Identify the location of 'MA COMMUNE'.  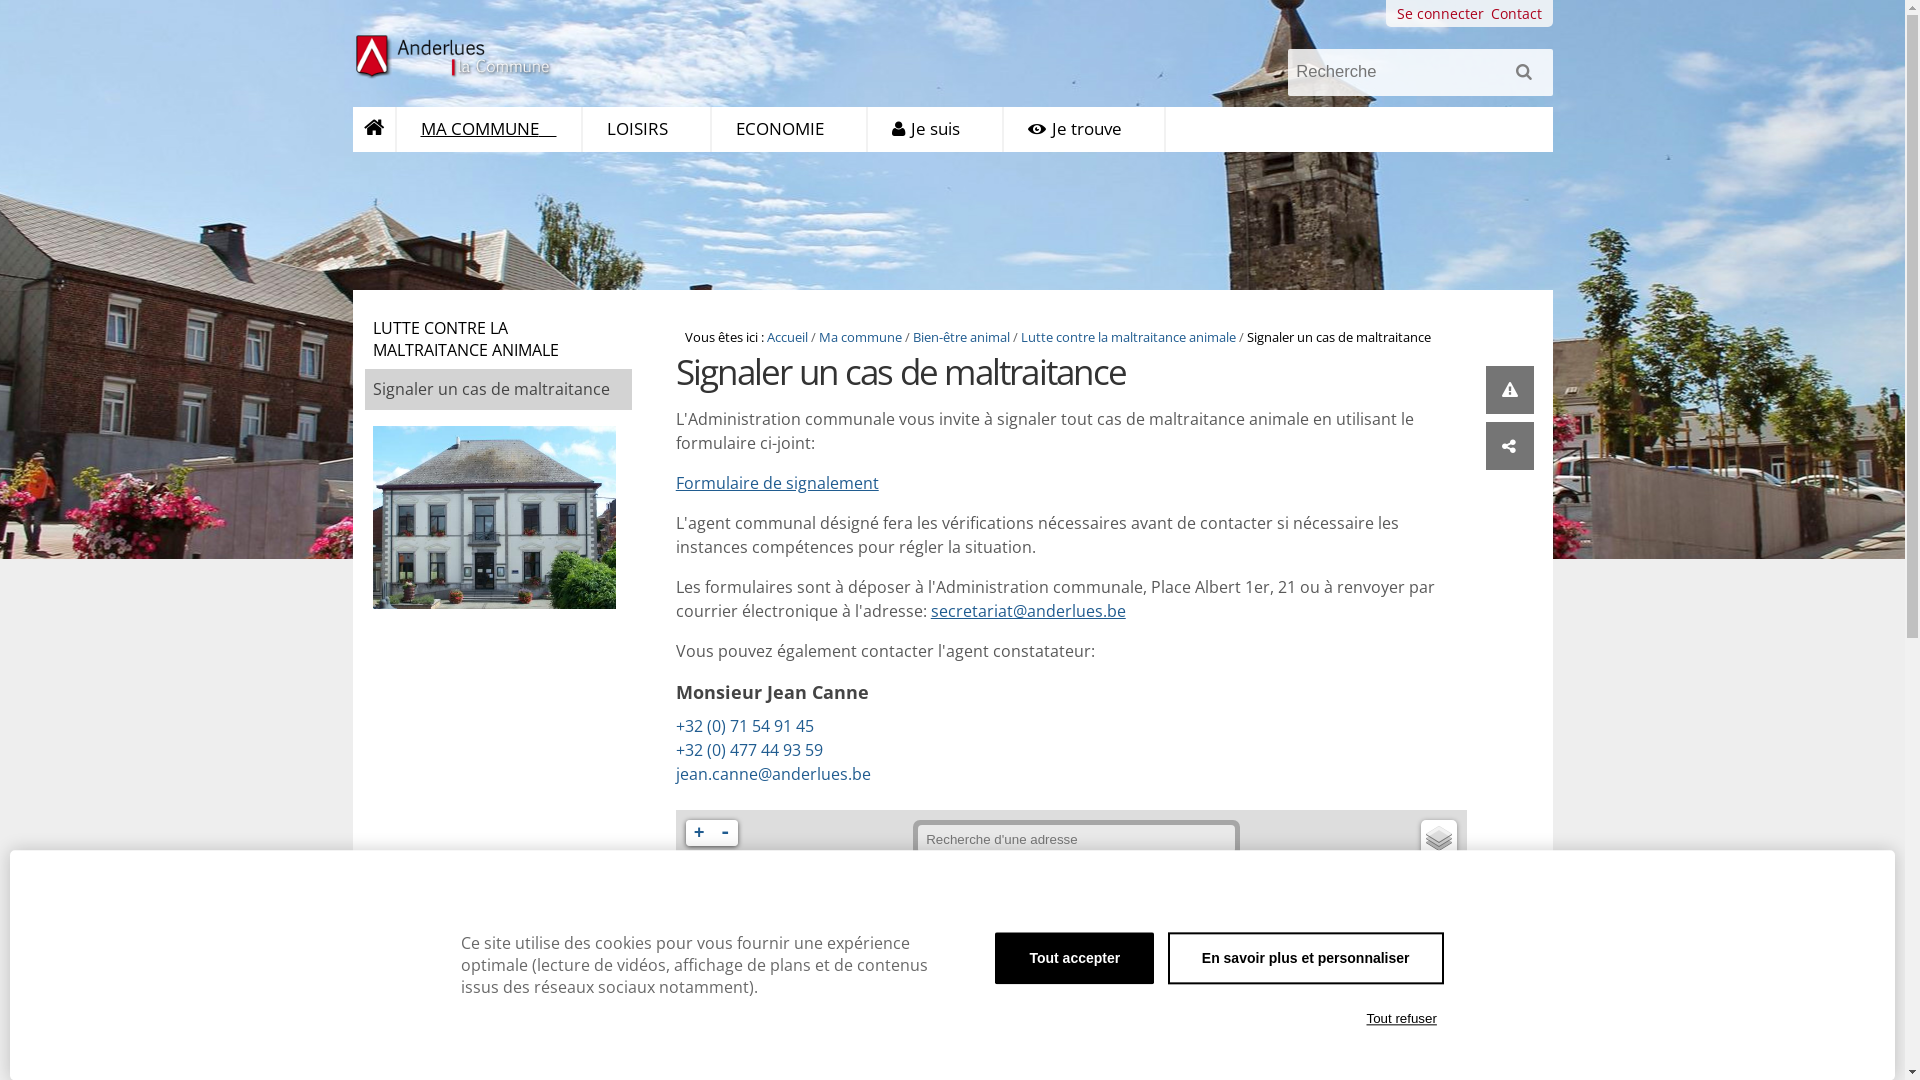
(489, 129).